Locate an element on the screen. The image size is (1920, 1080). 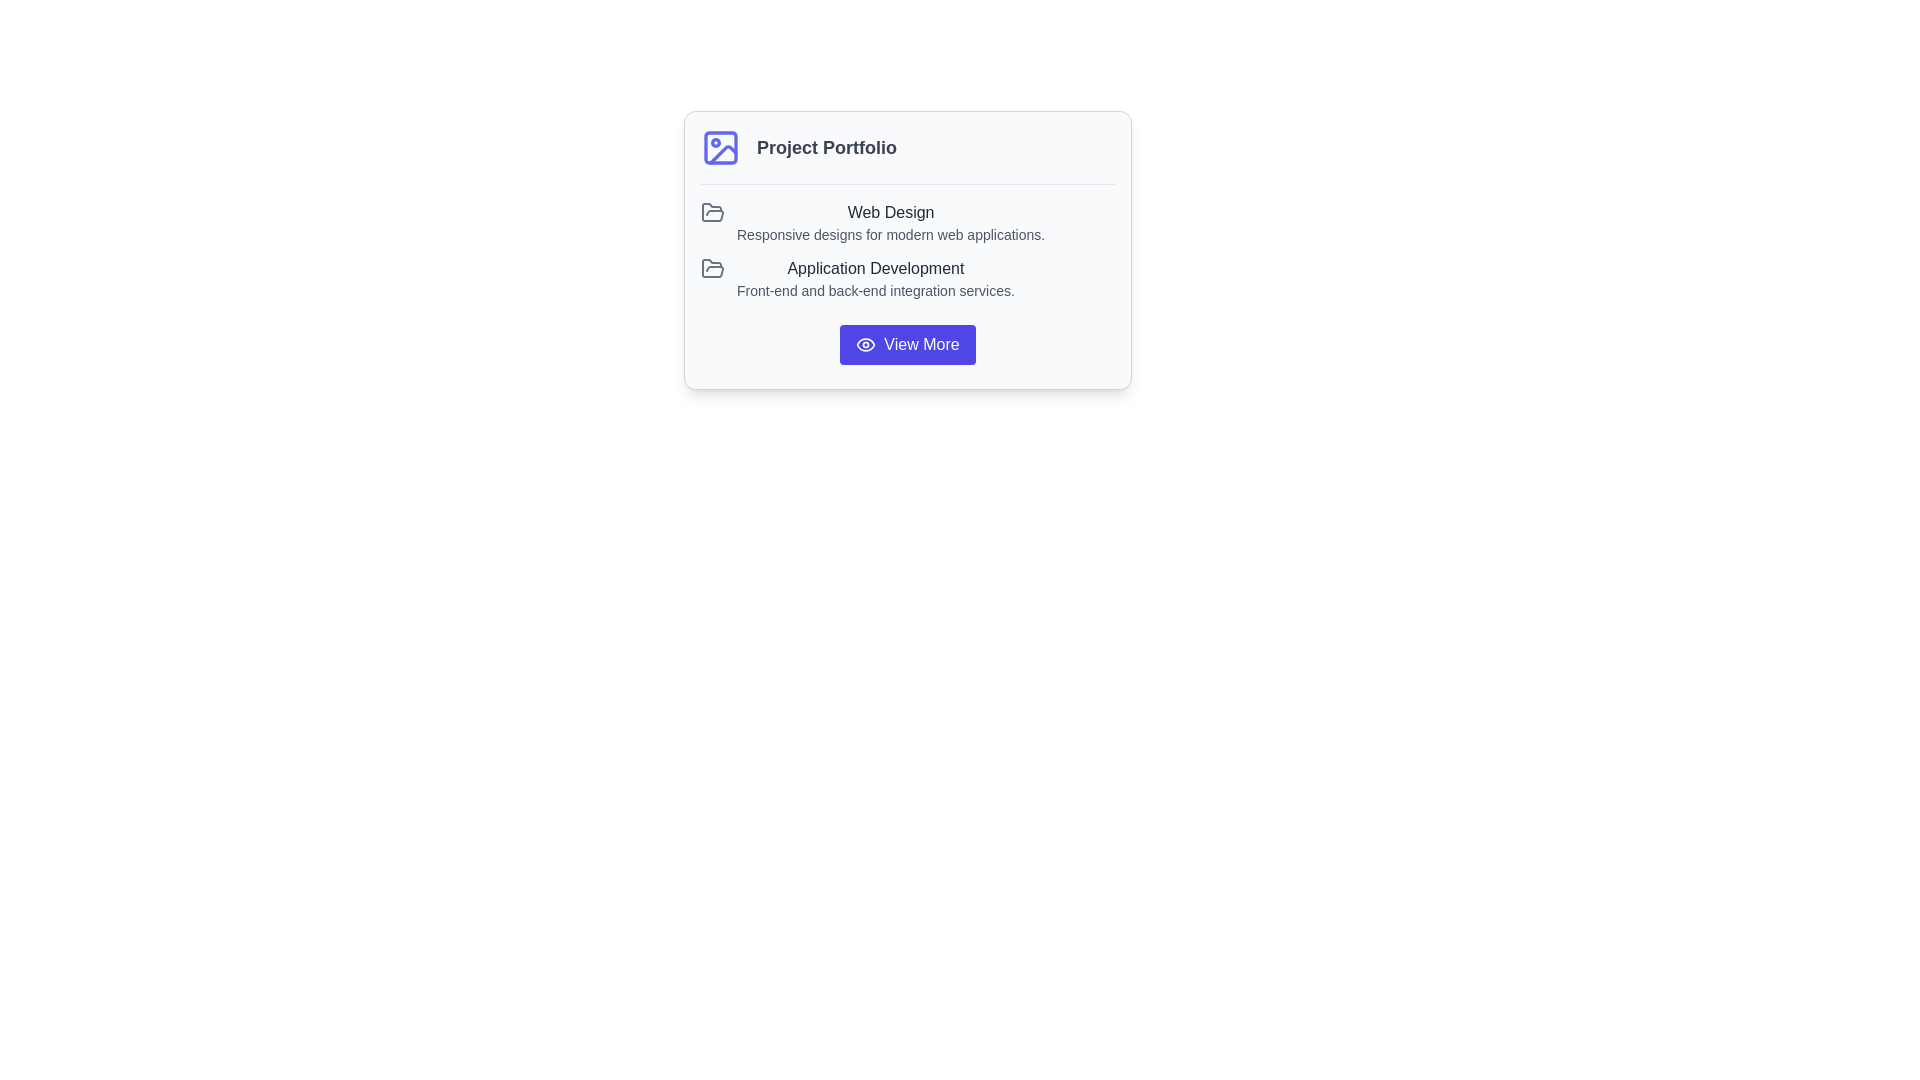
the text element displaying 'Front-end and back-end integration services.' which is located below 'Application Development' in the 'Project Portfolio' card is located at coordinates (875, 290).